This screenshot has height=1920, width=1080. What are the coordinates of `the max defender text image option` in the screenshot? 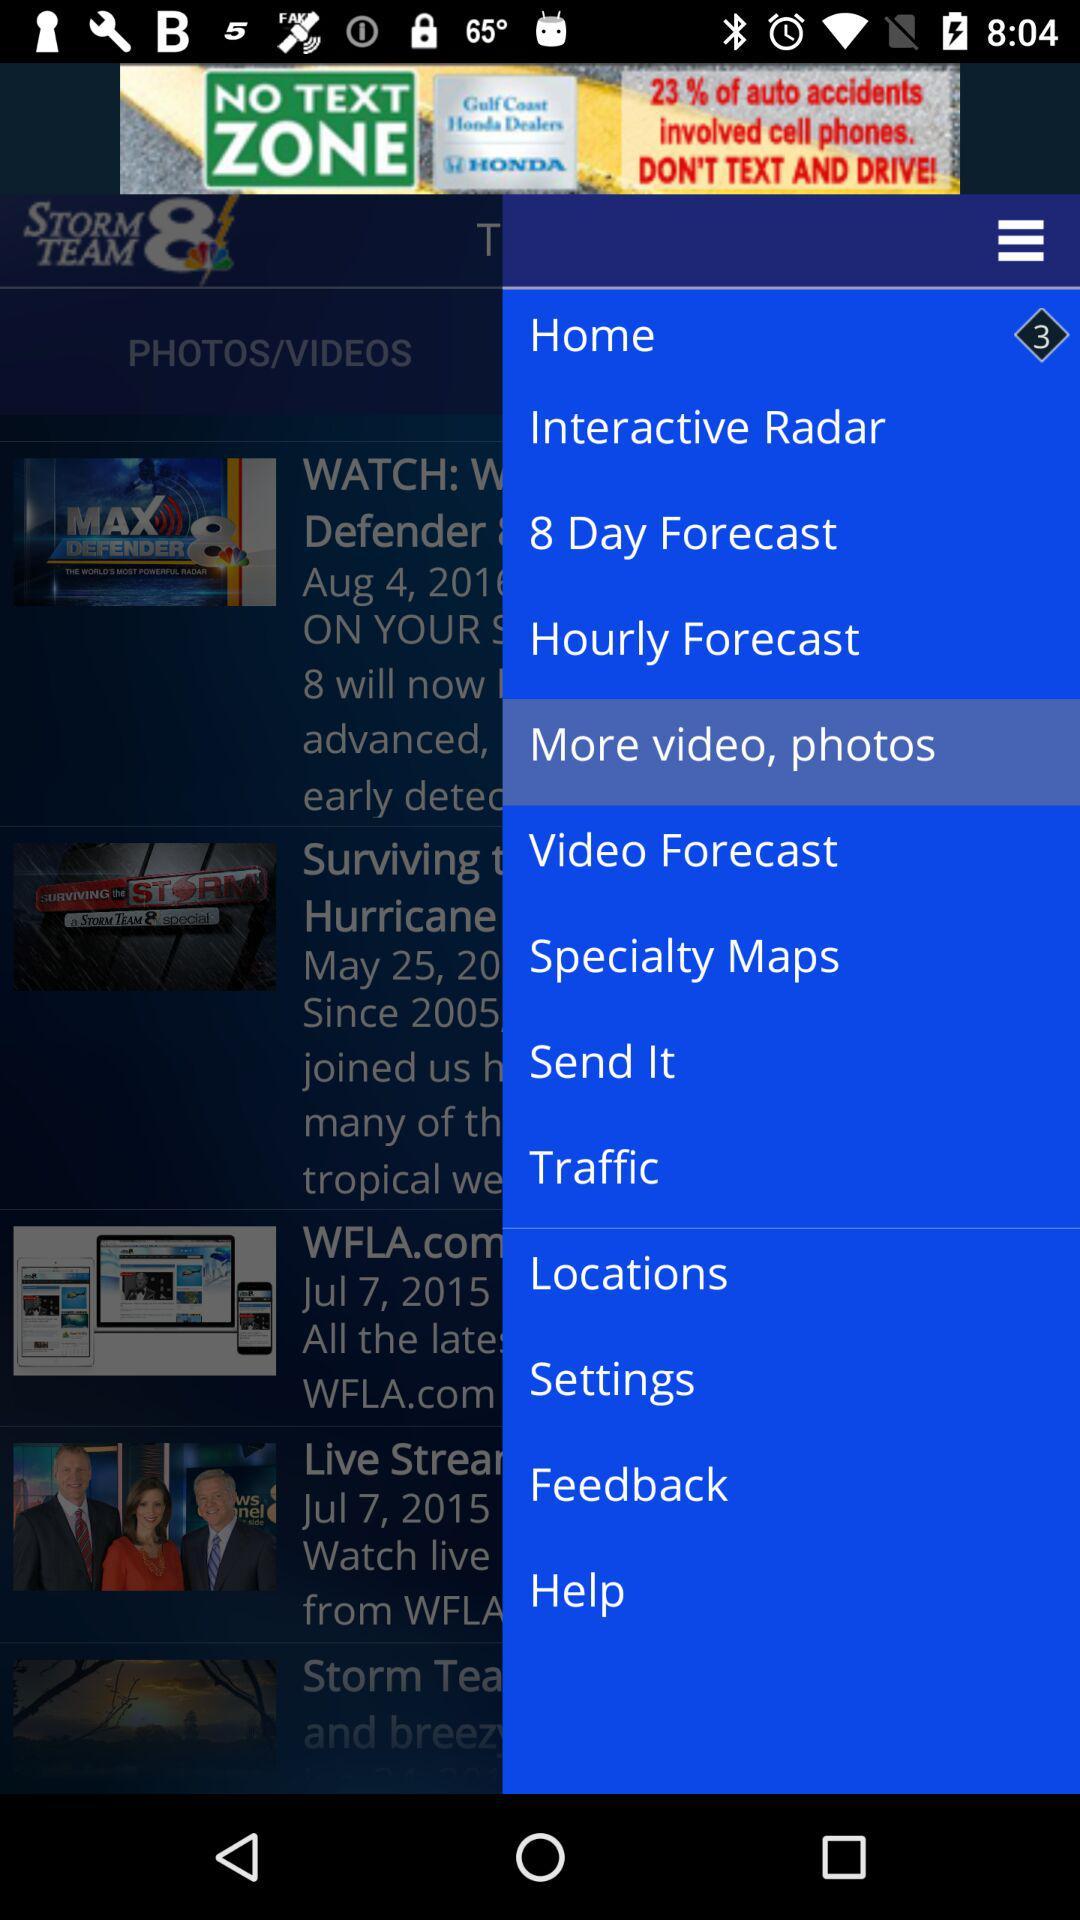 It's located at (144, 532).